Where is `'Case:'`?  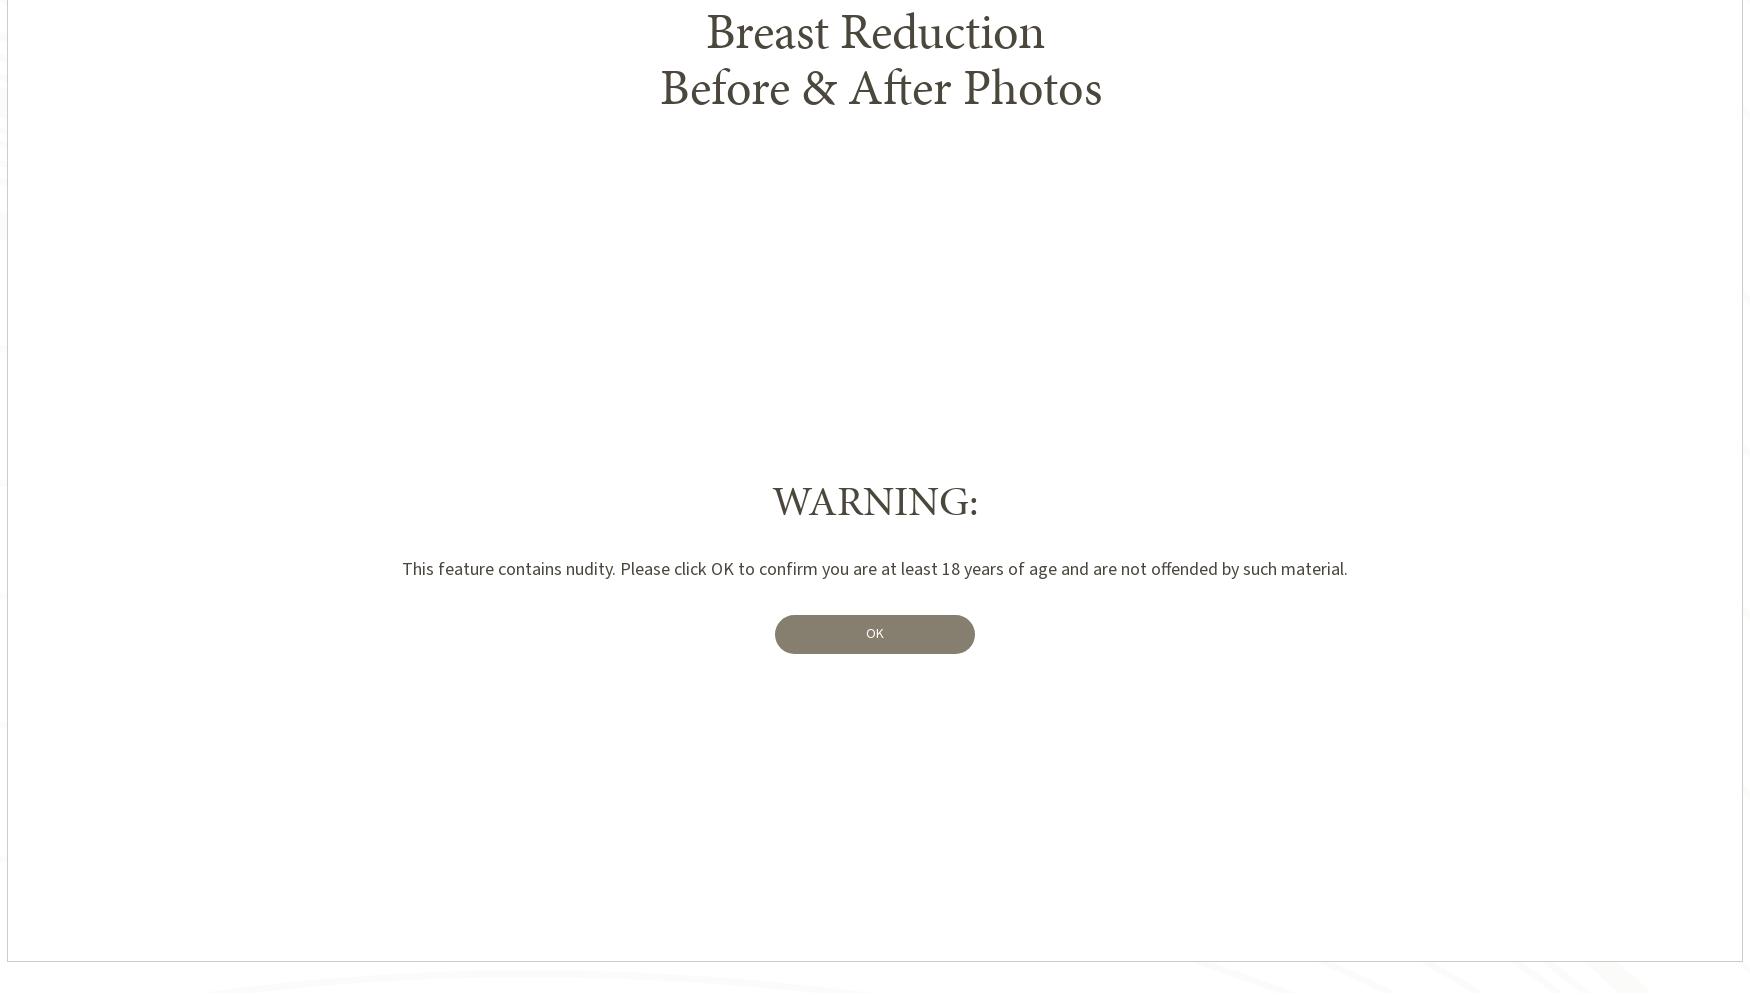
'Case:' is located at coordinates (846, 822).